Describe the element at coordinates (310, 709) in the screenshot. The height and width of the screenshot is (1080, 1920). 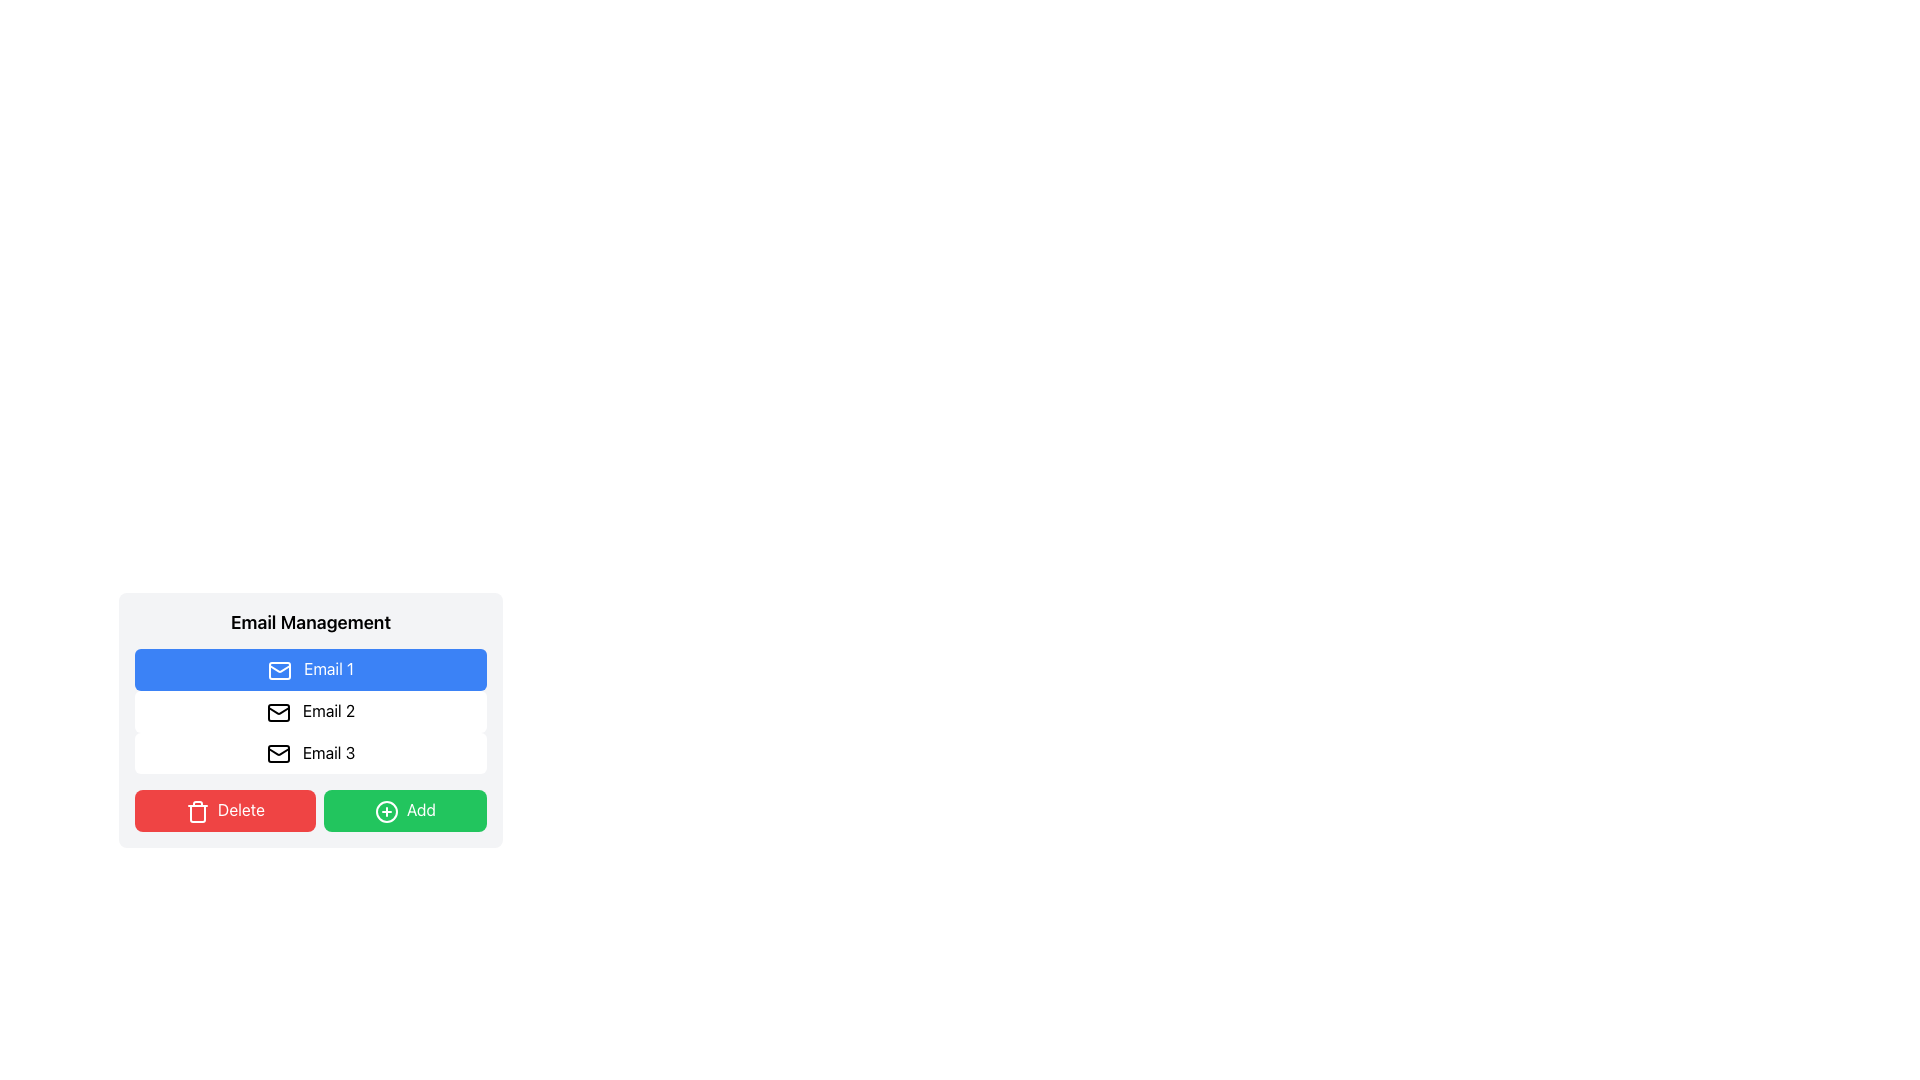
I see `the 'Email 2' button` at that location.